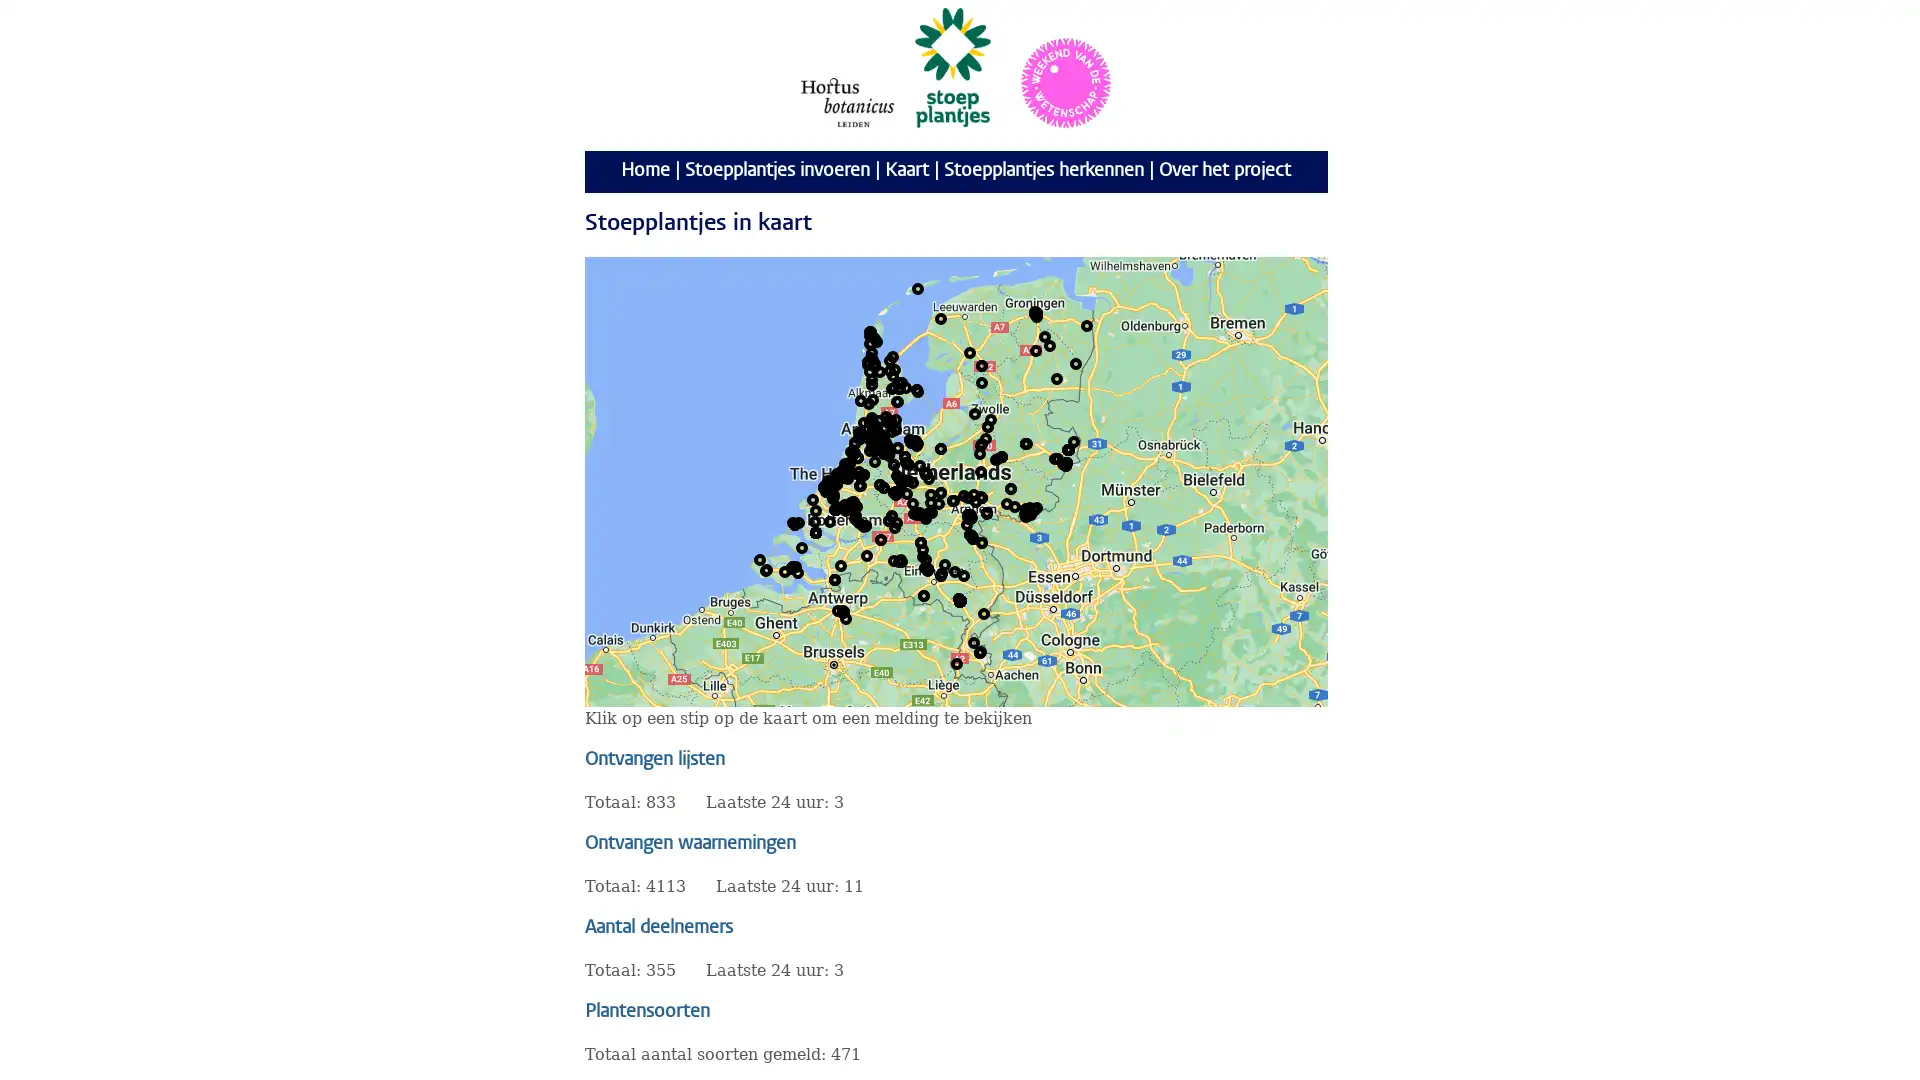 Image resolution: width=1920 pixels, height=1080 pixels. Describe the element at coordinates (882, 439) in the screenshot. I see `Telling van NG op 14 april 2022` at that location.